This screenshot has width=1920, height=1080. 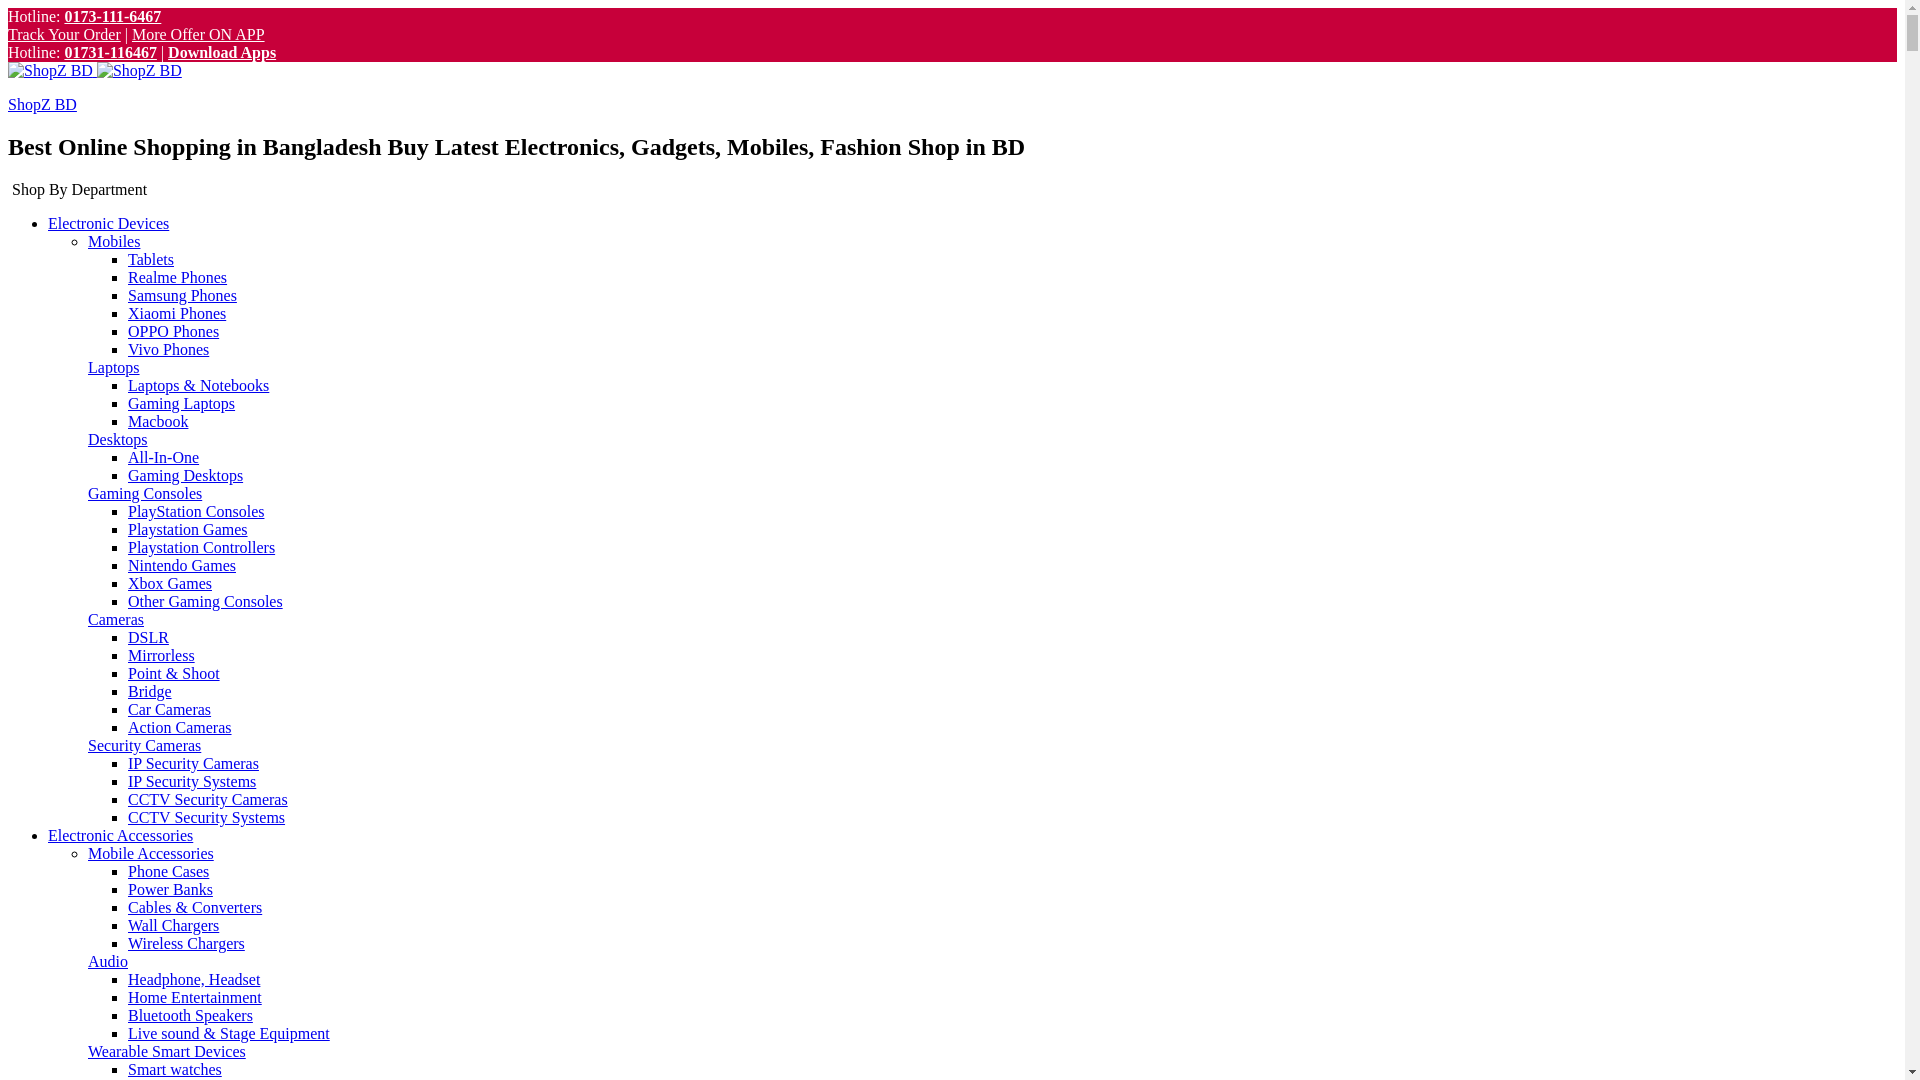 What do you see at coordinates (196, 510) in the screenshot?
I see `'PlayStation Consoles'` at bounding box center [196, 510].